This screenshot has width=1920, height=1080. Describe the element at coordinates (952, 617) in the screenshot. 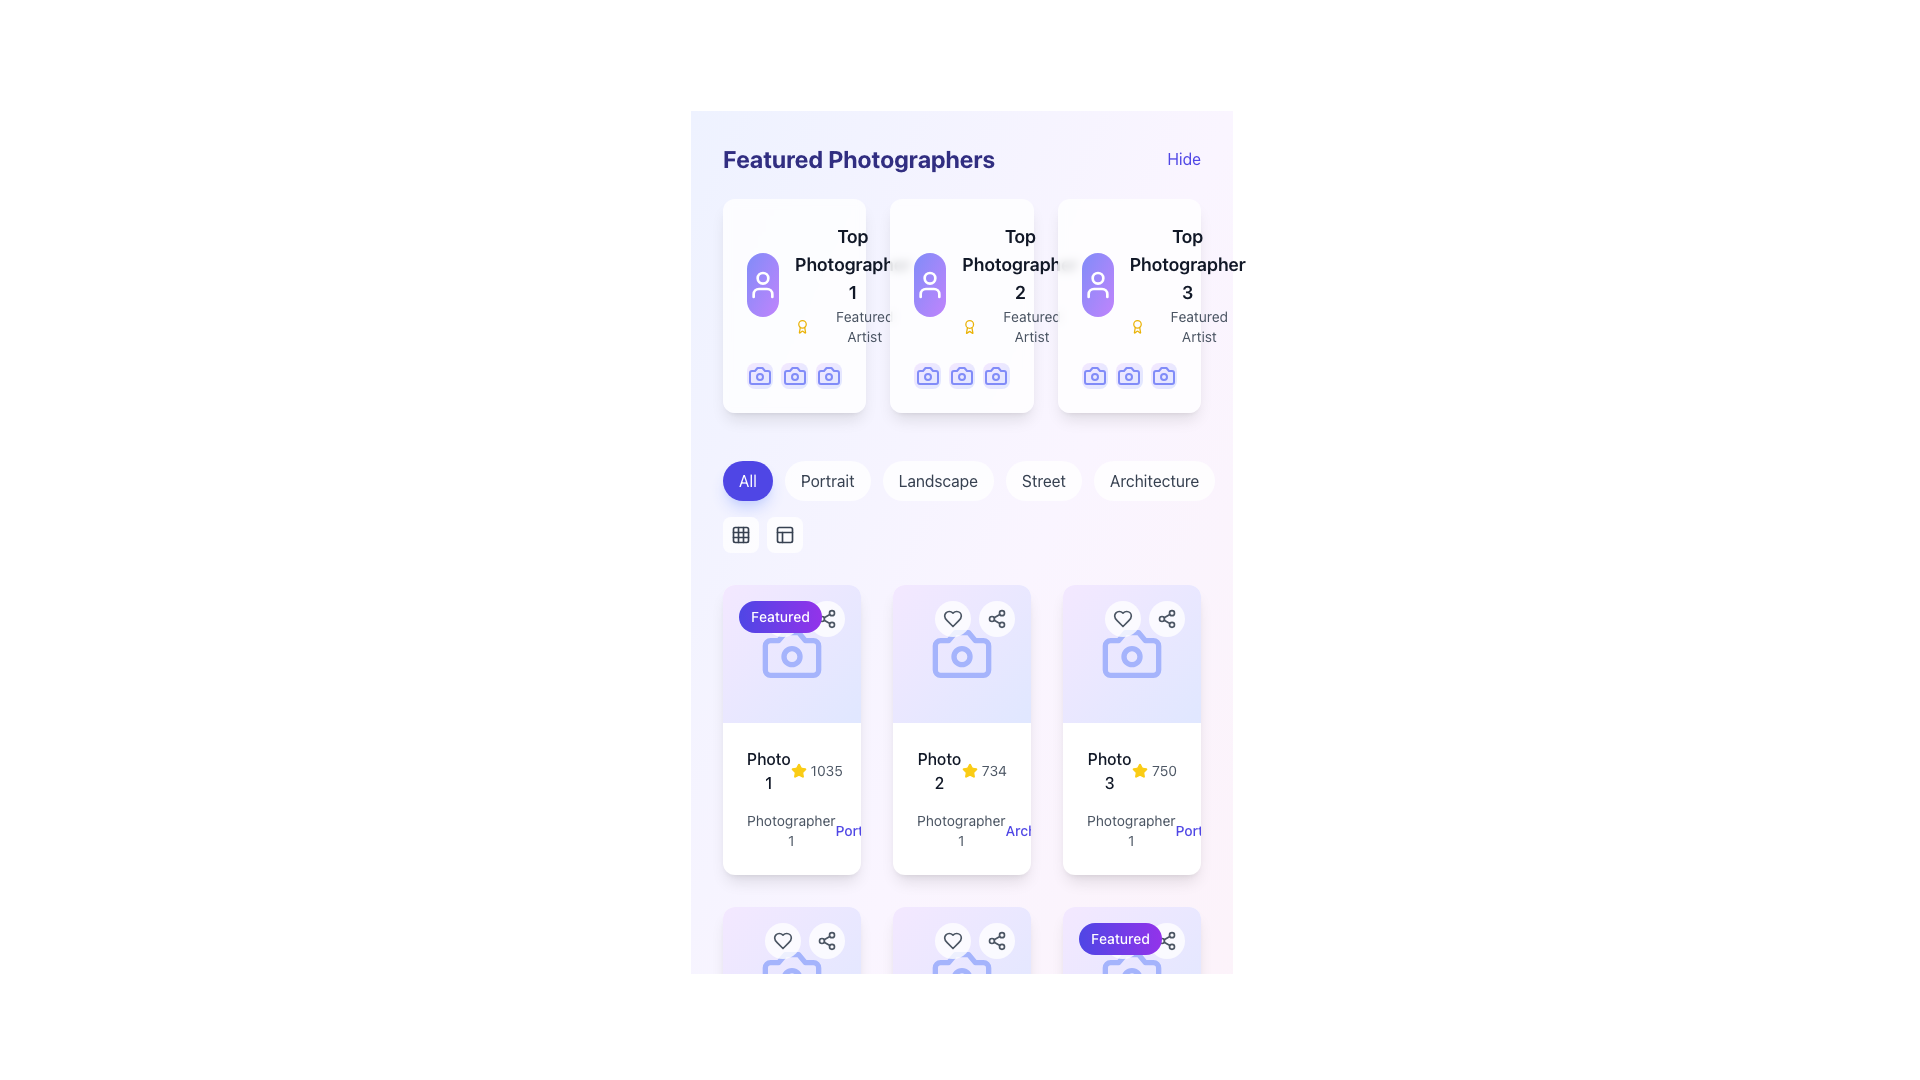

I see `the 'like' button located in the upper-right corner of the card labeled 'Photo 2'` at that location.